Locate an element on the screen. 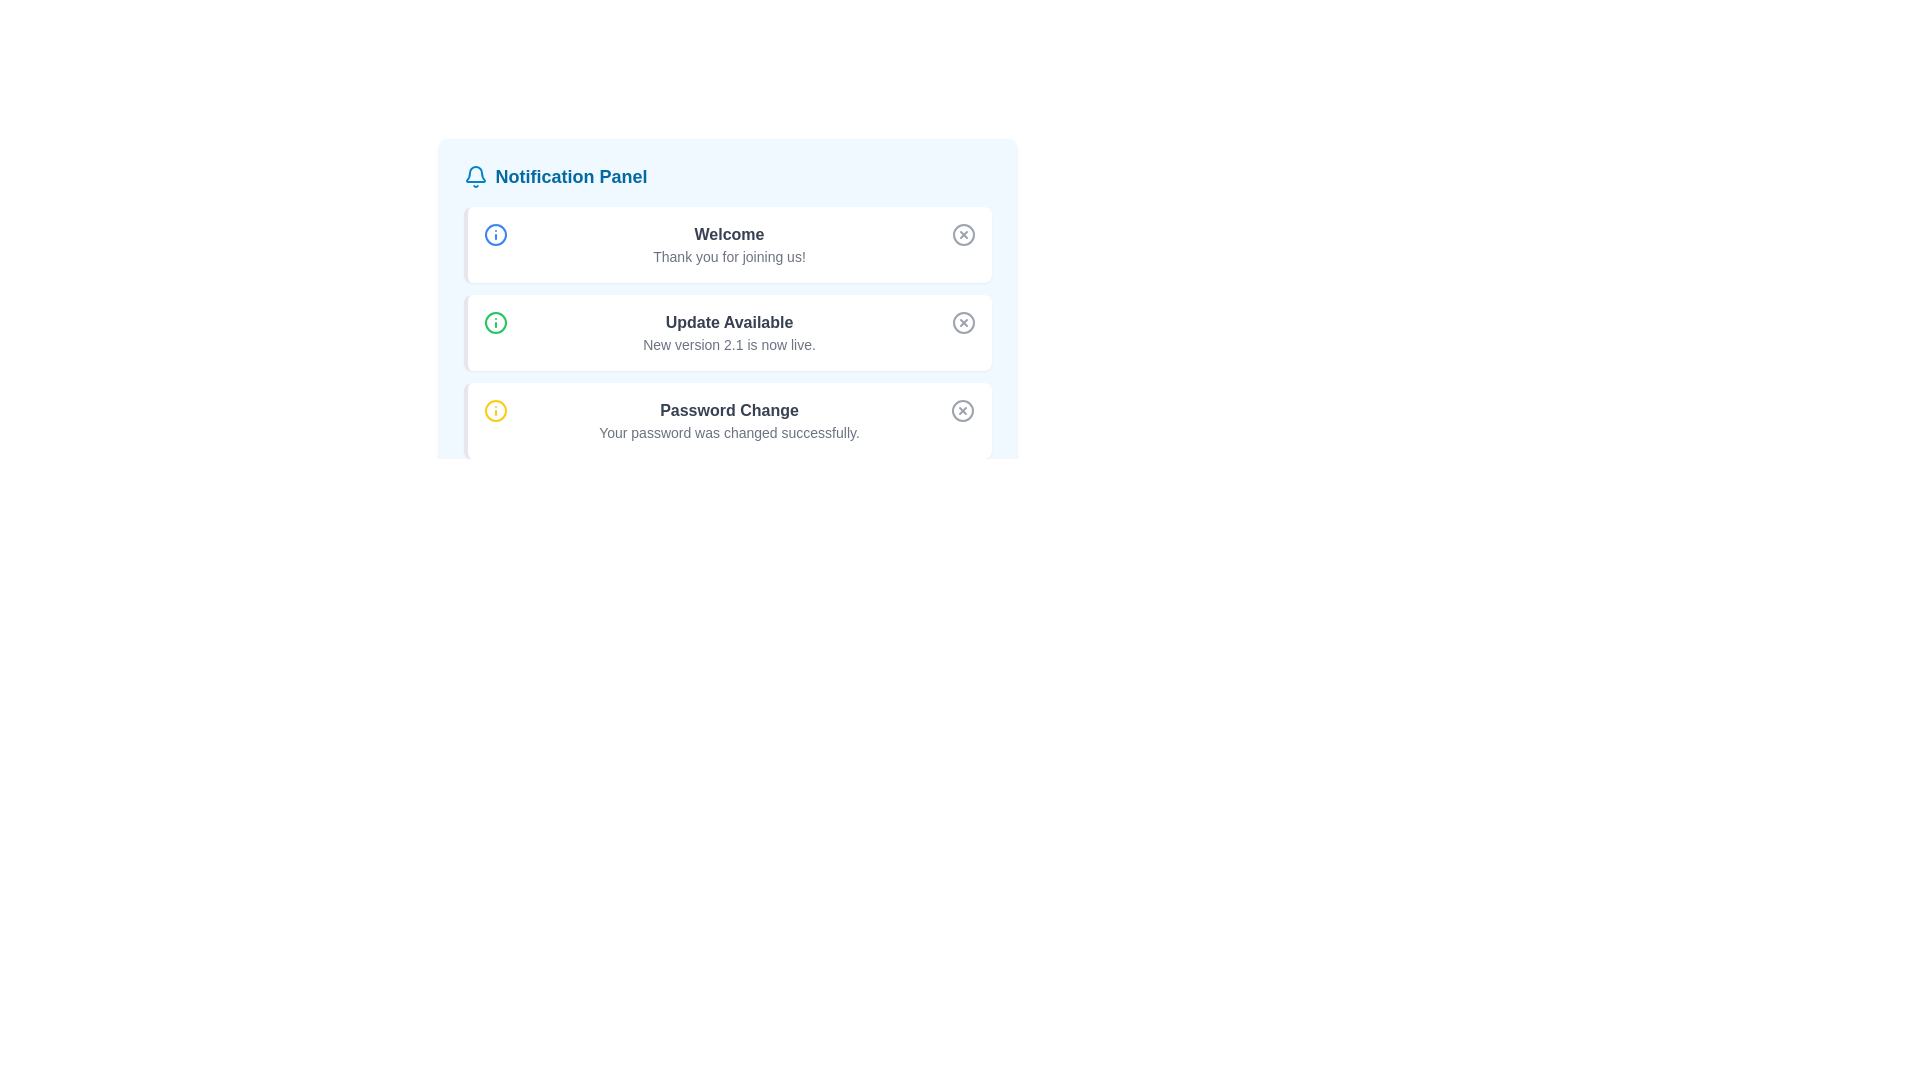  the 'Notification Panel' header element is located at coordinates (726, 176).